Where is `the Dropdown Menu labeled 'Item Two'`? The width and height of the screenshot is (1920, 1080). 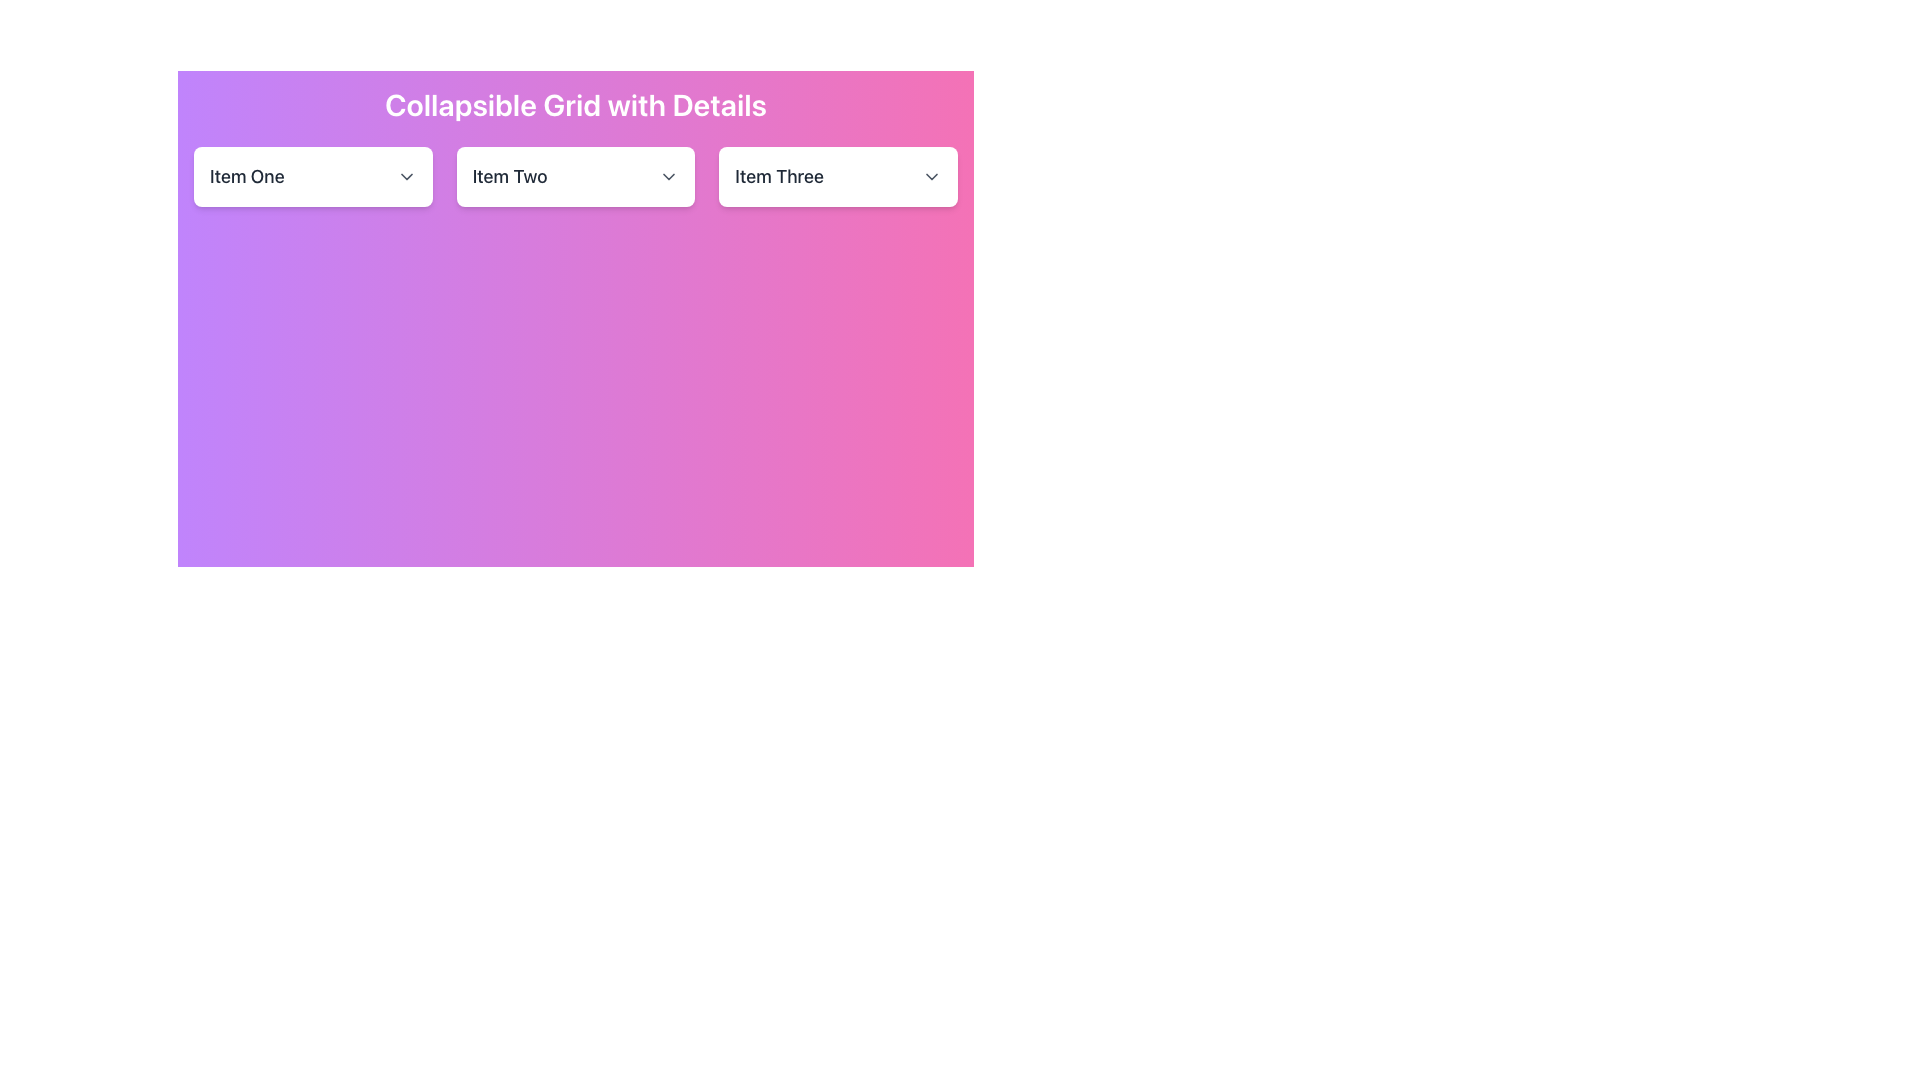
the Dropdown Menu labeled 'Item Two' is located at coordinates (575, 176).